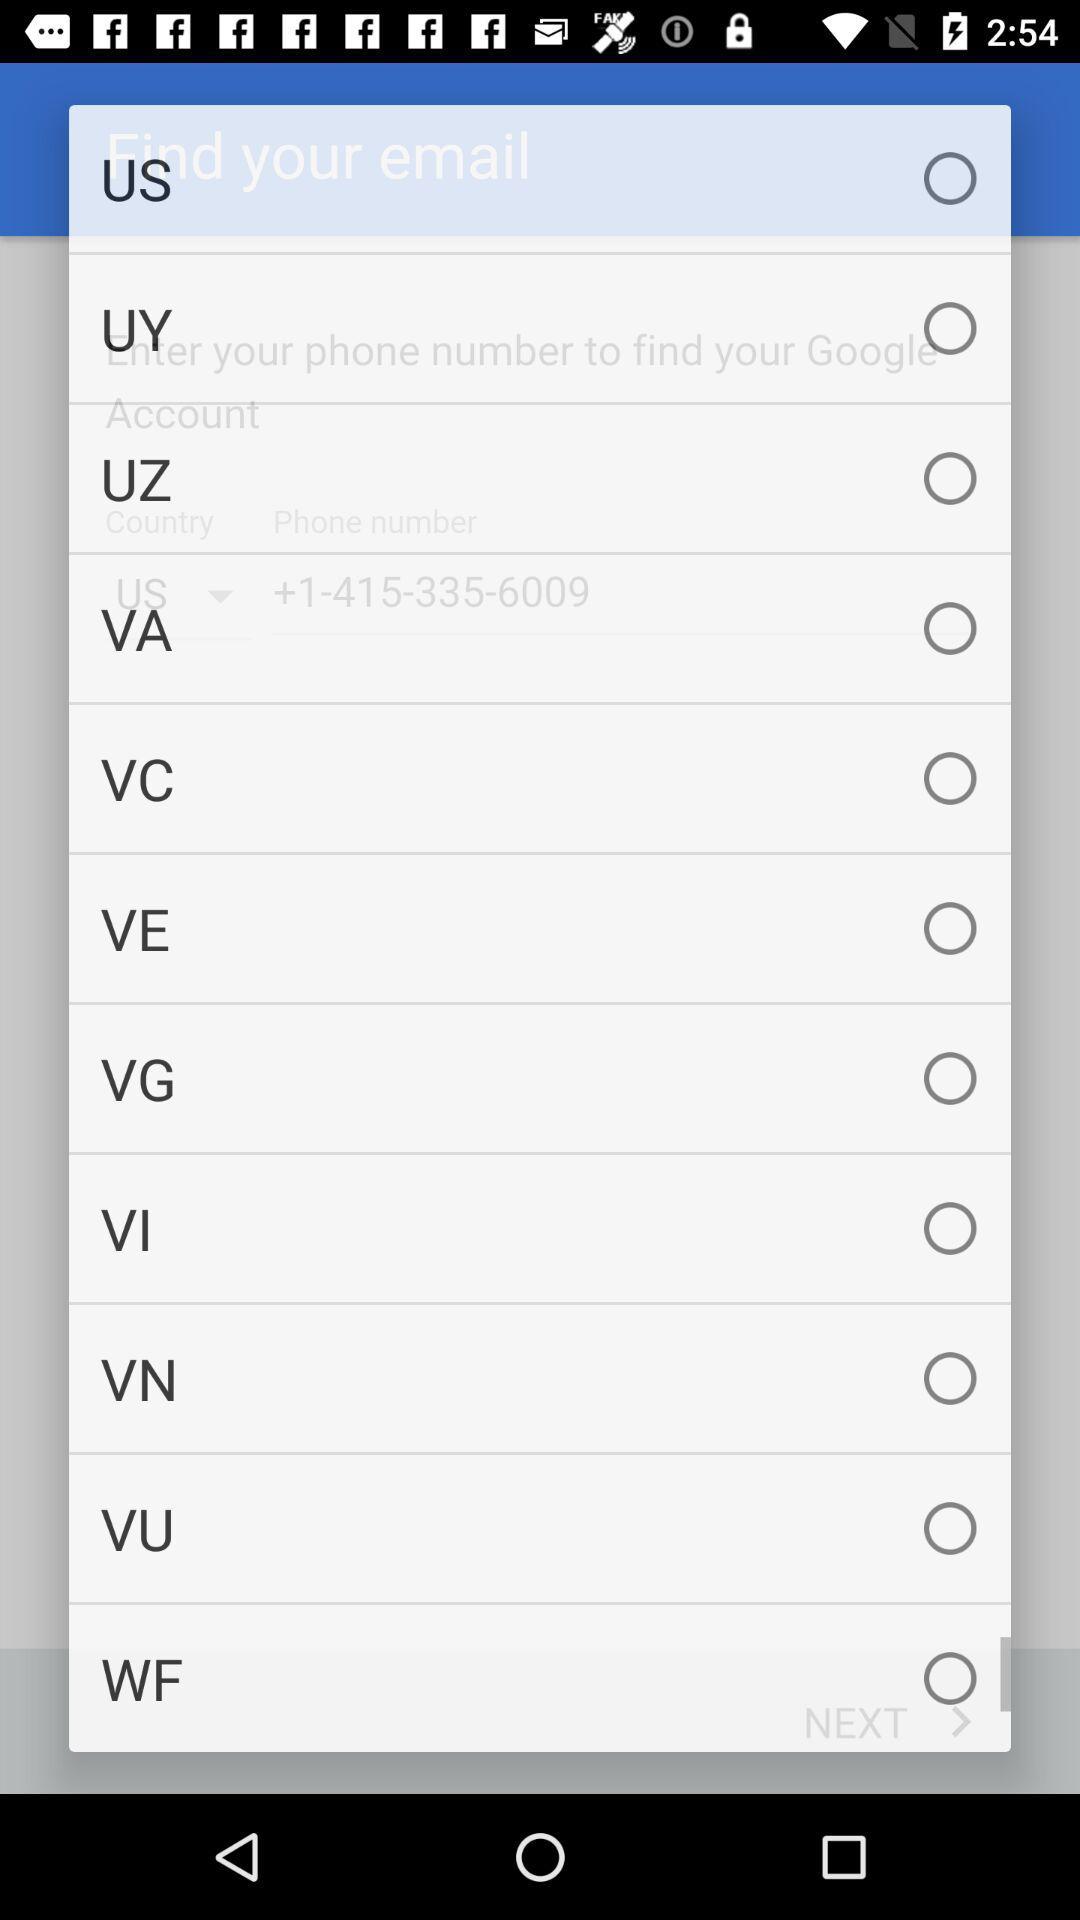  What do you see at coordinates (540, 328) in the screenshot?
I see `item above the uz icon` at bounding box center [540, 328].